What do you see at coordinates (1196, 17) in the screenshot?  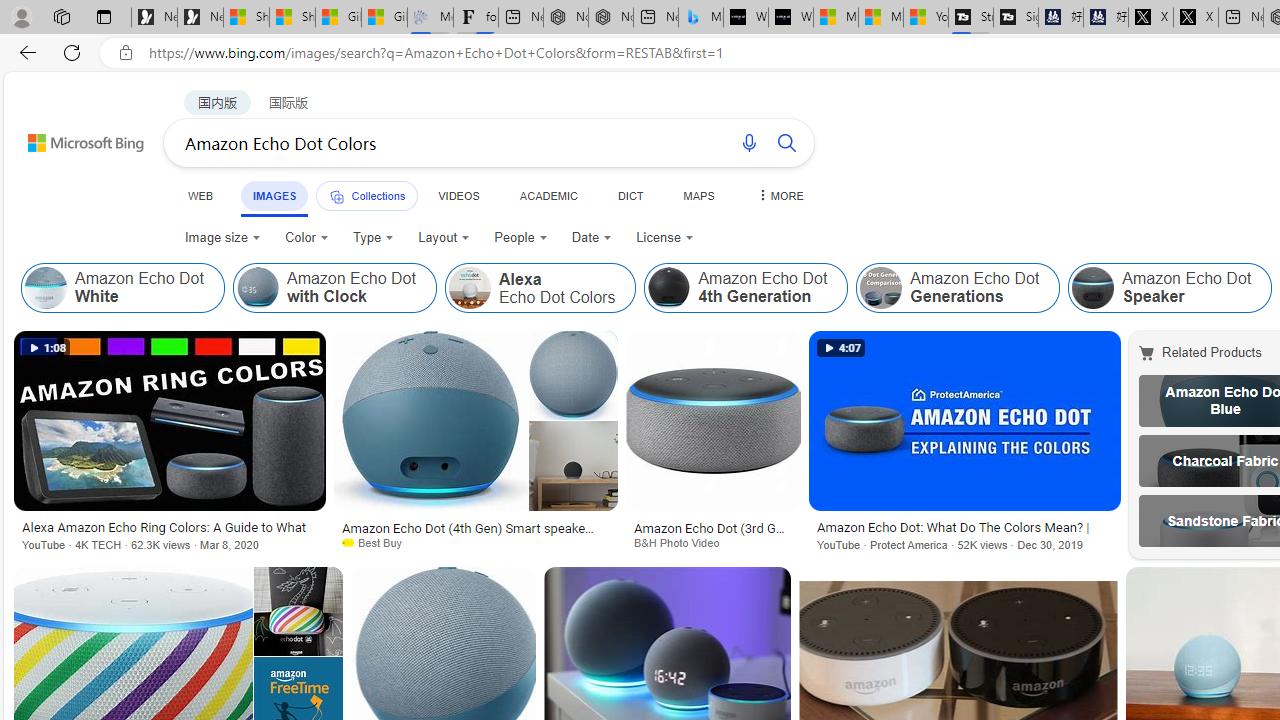 I see `'X'` at bounding box center [1196, 17].